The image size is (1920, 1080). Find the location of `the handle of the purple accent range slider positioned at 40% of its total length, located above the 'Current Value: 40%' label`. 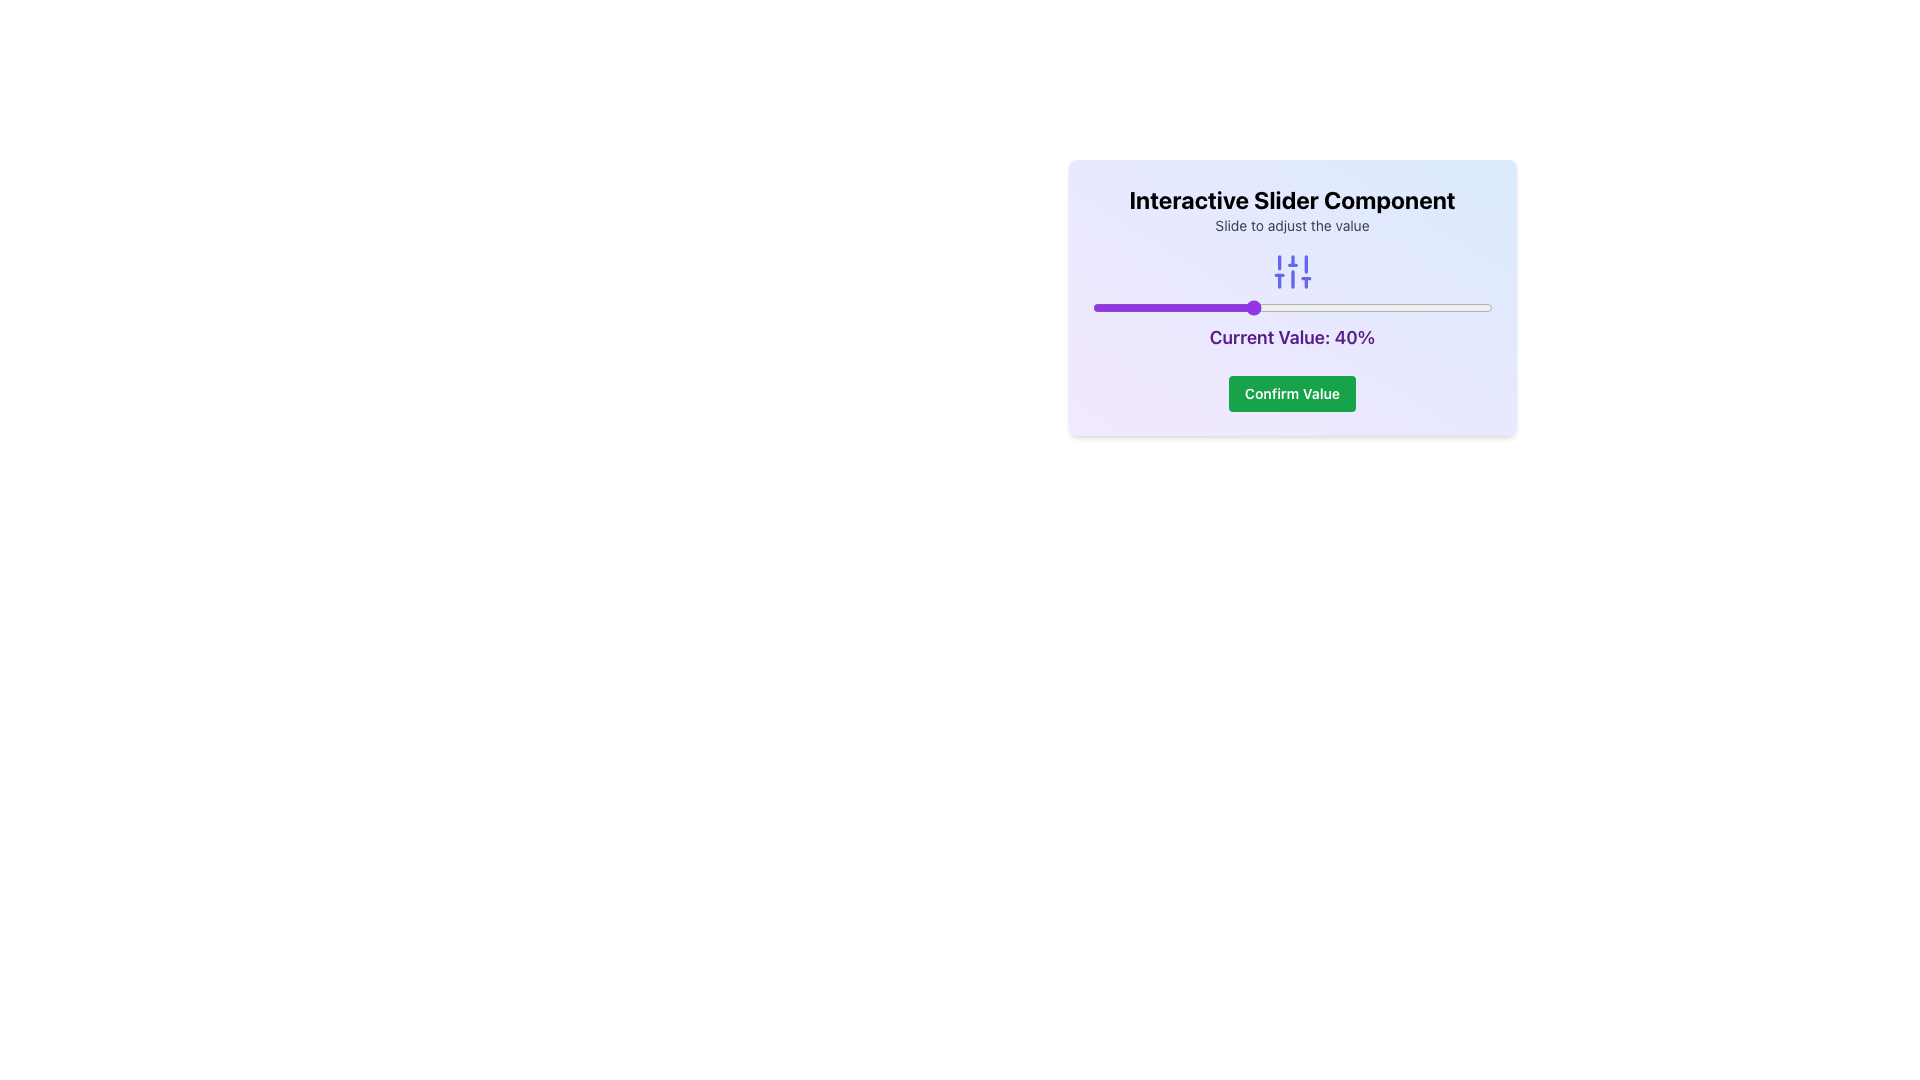

the handle of the purple accent range slider positioned at 40% of its total length, located above the 'Current Value: 40%' label is located at coordinates (1292, 308).